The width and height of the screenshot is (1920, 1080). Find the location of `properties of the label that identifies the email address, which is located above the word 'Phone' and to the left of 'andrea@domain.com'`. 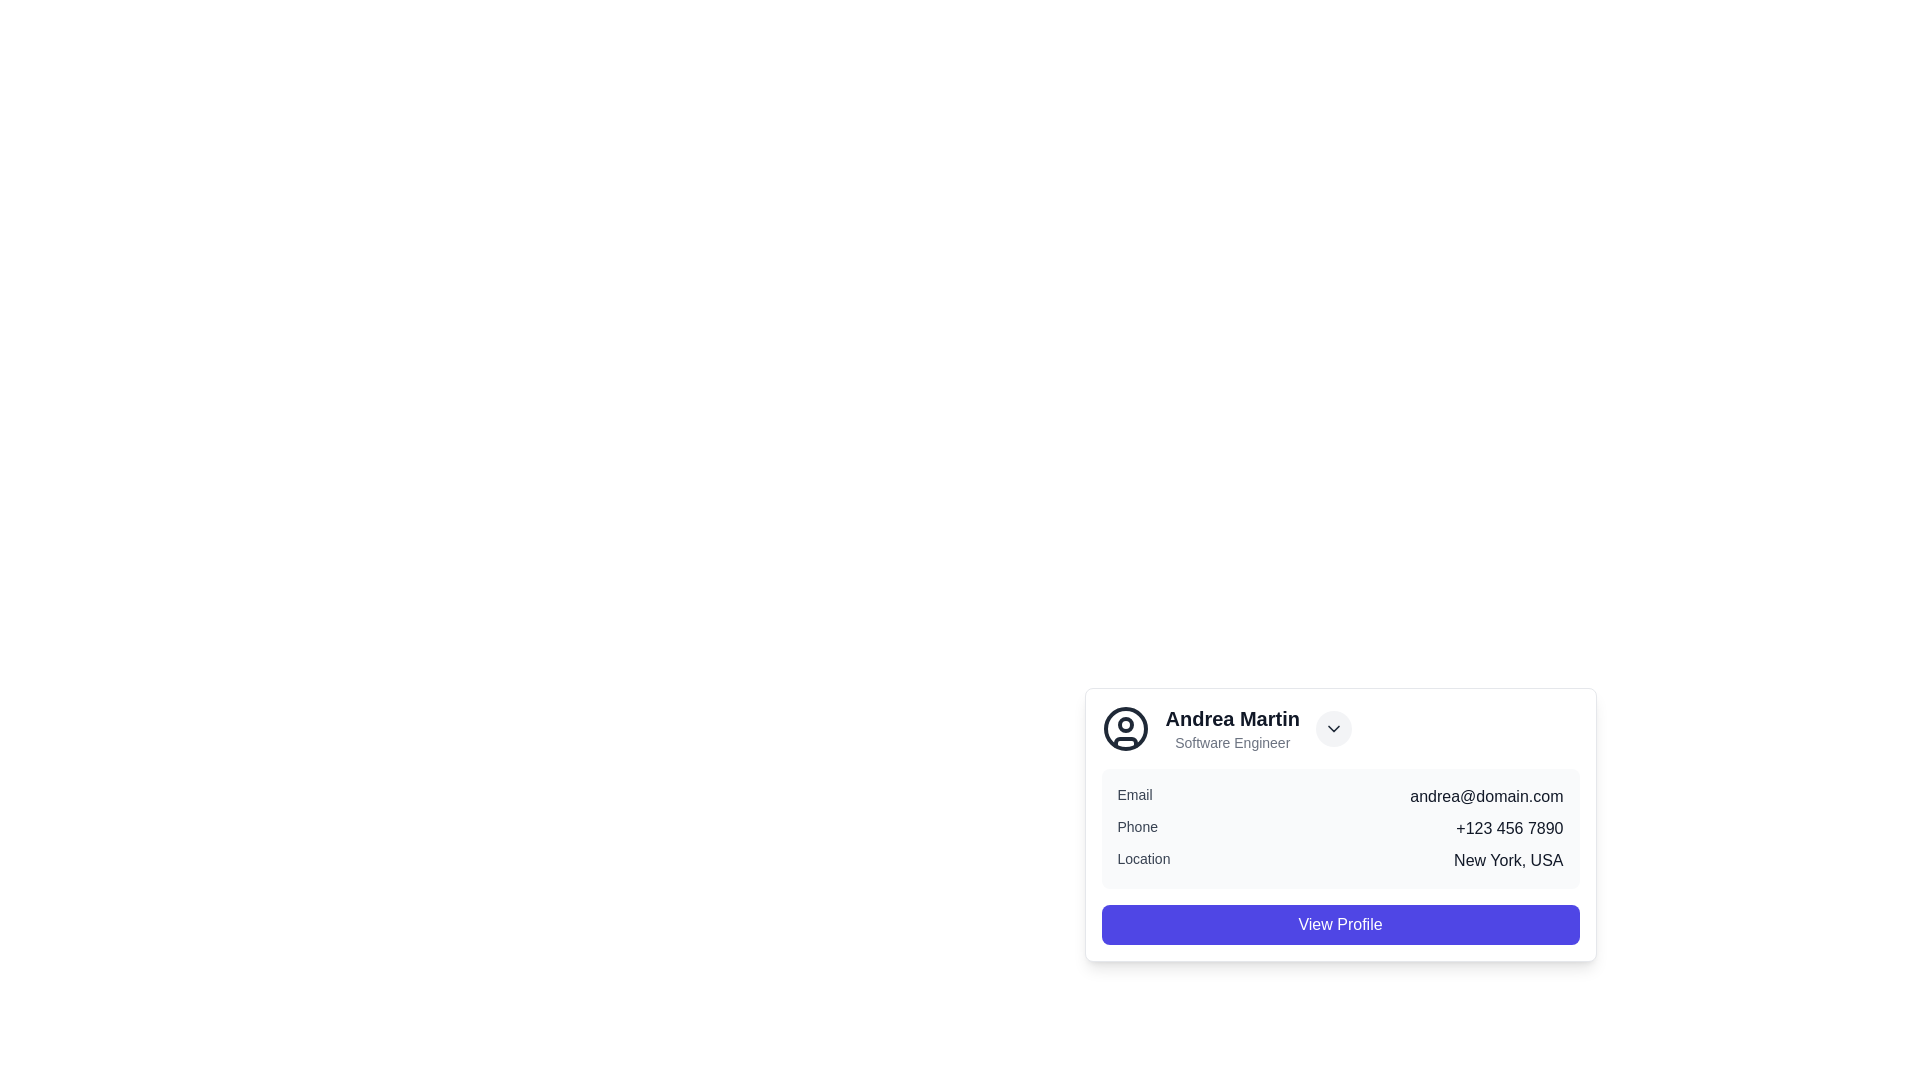

properties of the label that identifies the email address, which is located above the word 'Phone' and to the left of 'andrea@domain.com' is located at coordinates (1135, 796).